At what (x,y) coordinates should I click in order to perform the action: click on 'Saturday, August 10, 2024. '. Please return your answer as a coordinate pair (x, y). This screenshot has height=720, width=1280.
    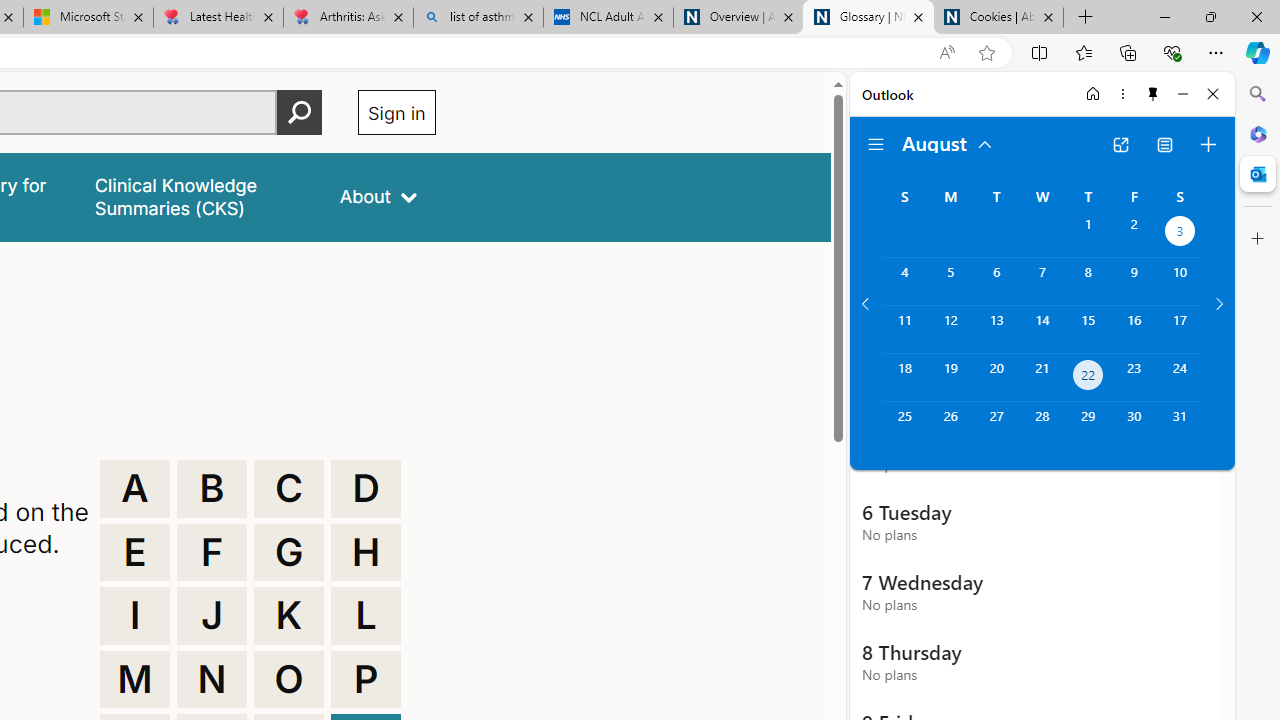
    Looking at the image, I should click on (1180, 281).